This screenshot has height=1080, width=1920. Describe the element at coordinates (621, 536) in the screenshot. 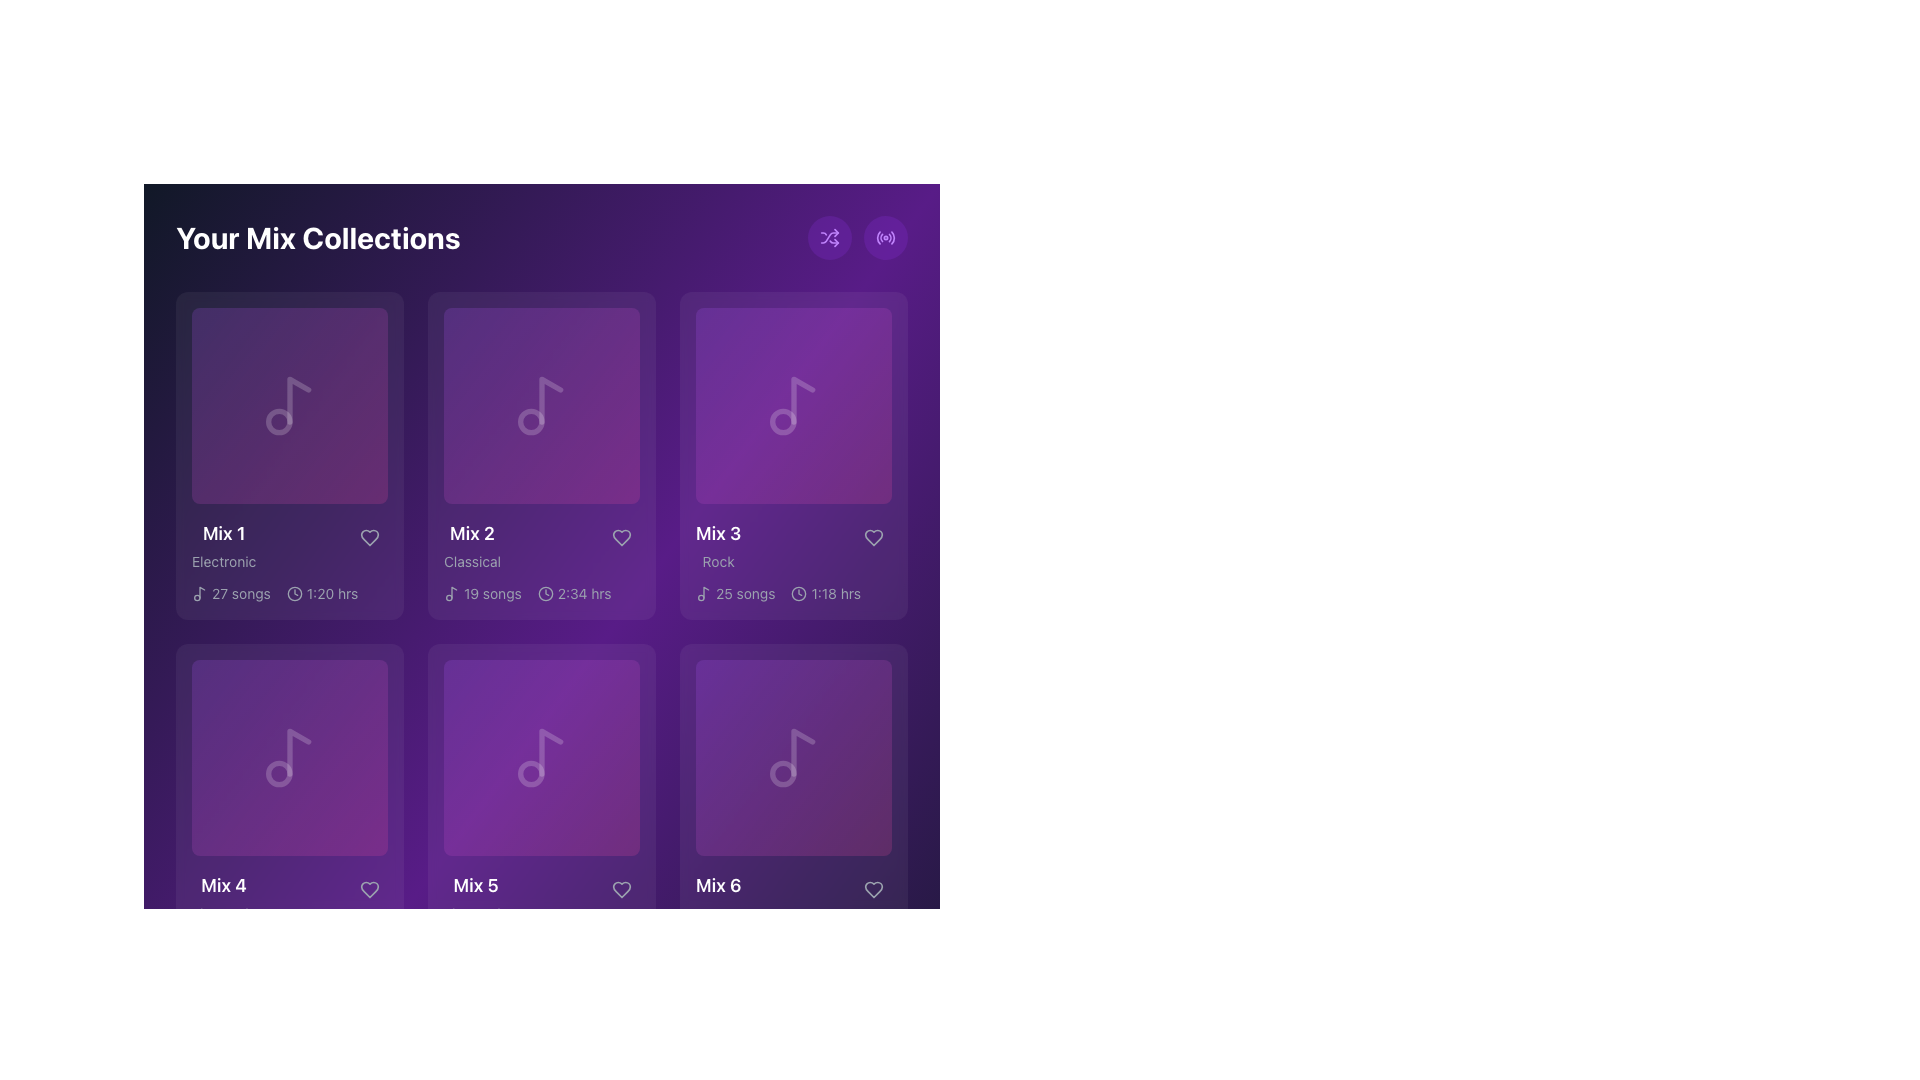

I see `the favorite button located in the bottom-right corner of the second card in the 'Your Mix Collections' grid` at that location.